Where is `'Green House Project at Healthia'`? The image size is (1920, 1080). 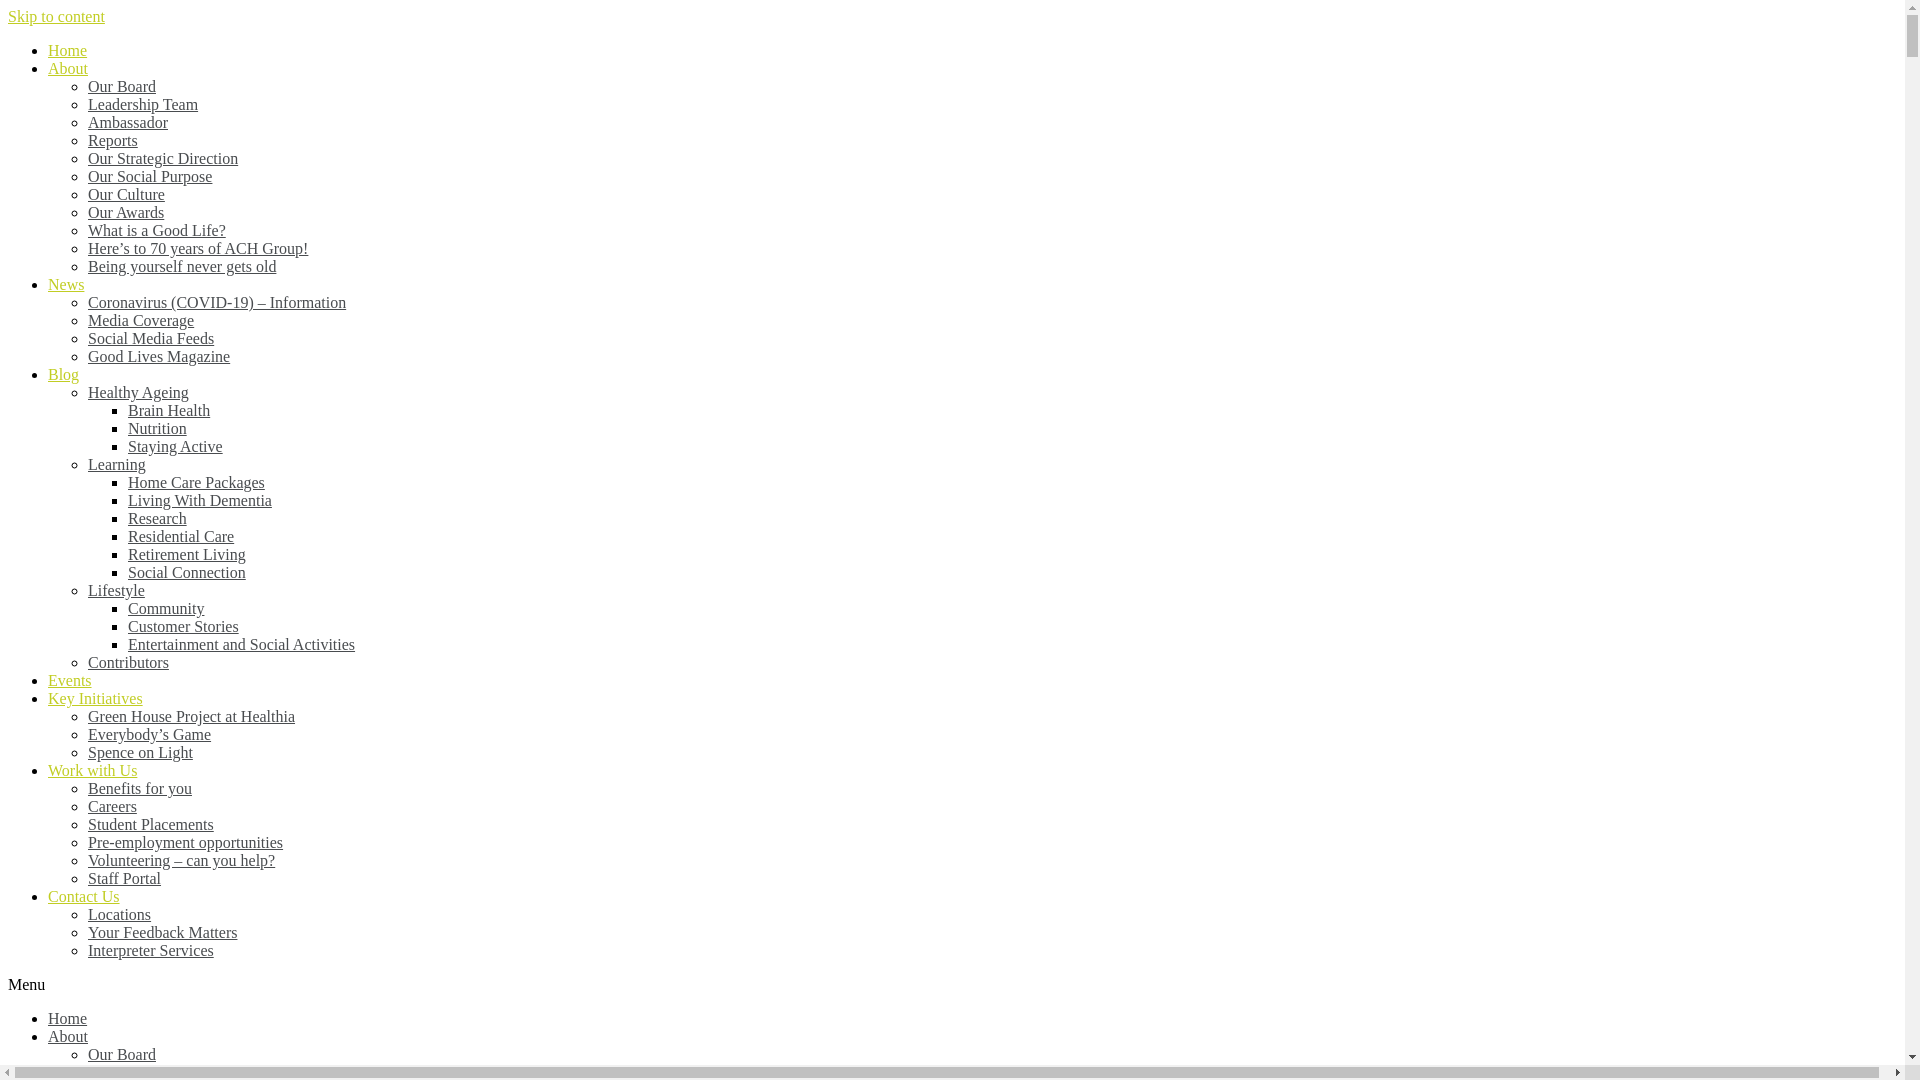 'Green House Project at Healthia' is located at coordinates (191, 715).